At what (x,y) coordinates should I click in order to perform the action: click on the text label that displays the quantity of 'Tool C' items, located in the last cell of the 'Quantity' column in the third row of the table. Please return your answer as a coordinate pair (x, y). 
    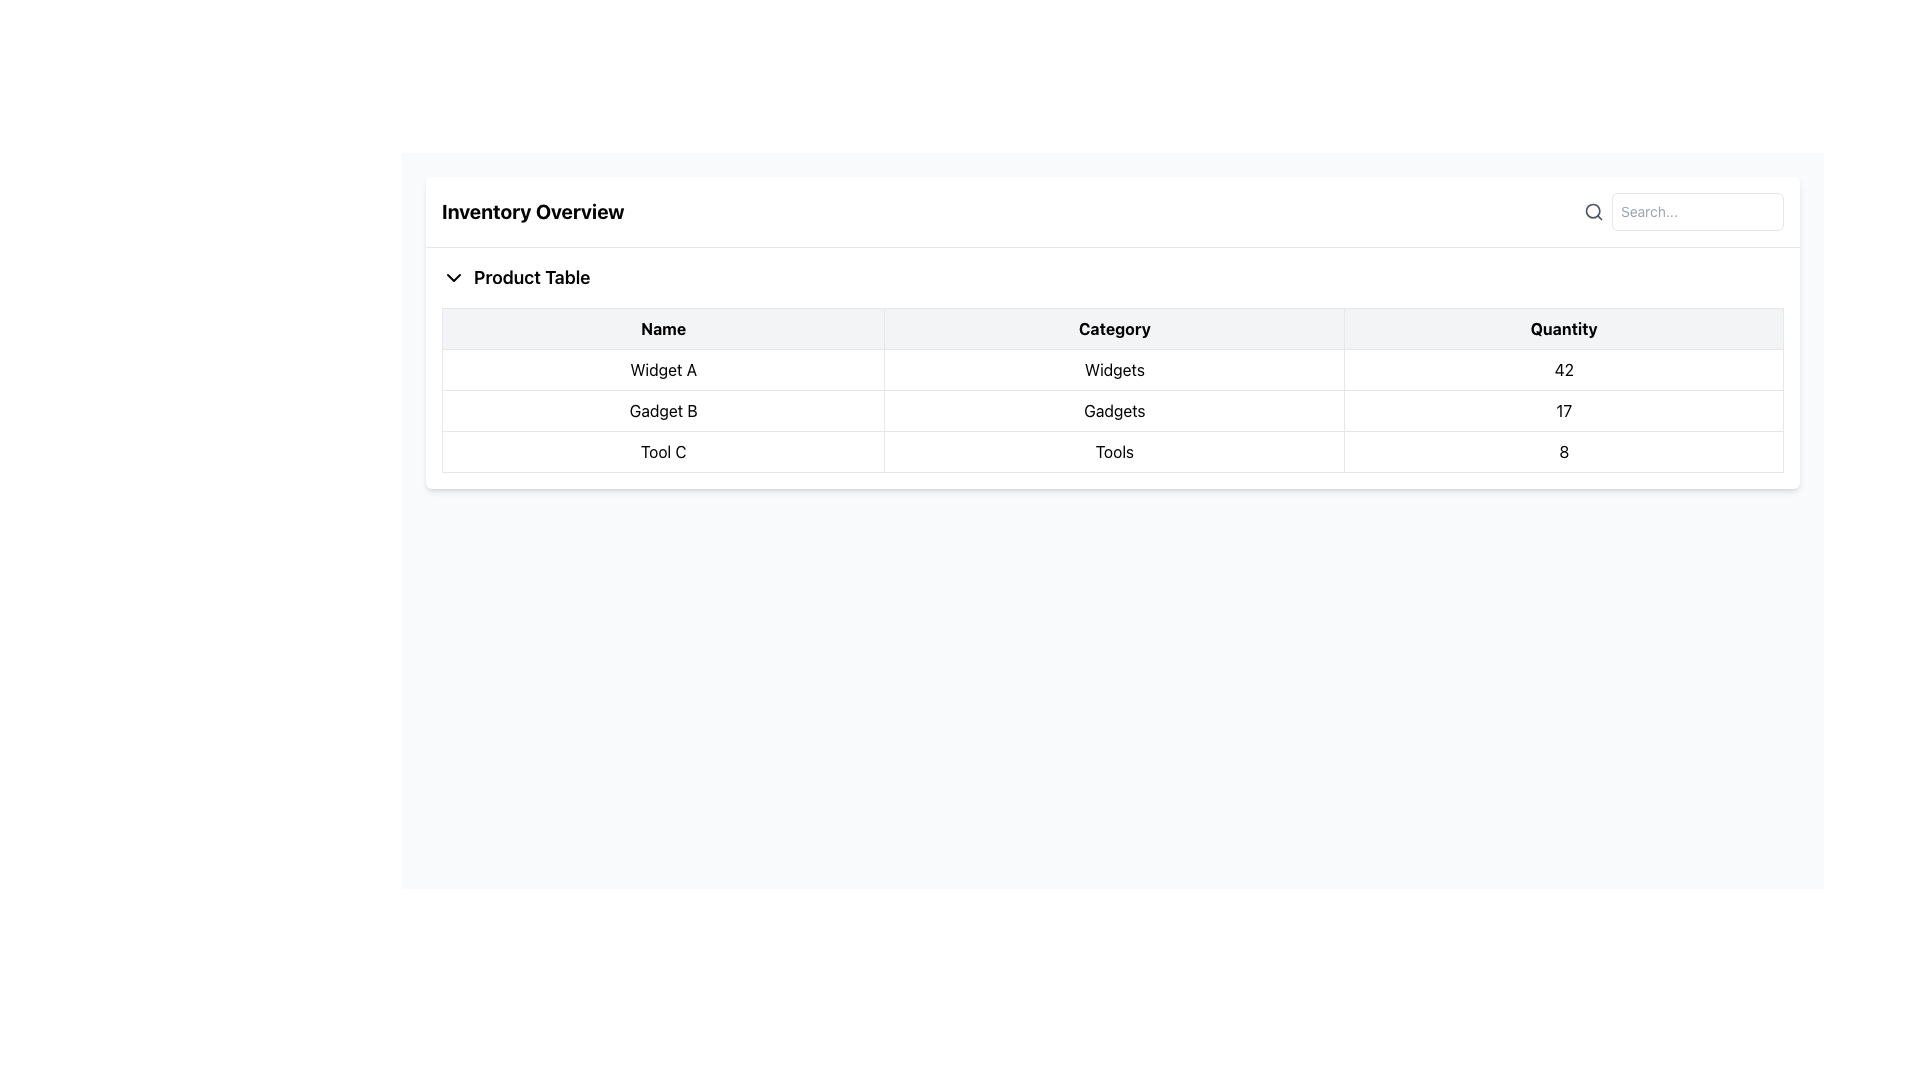
    Looking at the image, I should click on (1563, 451).